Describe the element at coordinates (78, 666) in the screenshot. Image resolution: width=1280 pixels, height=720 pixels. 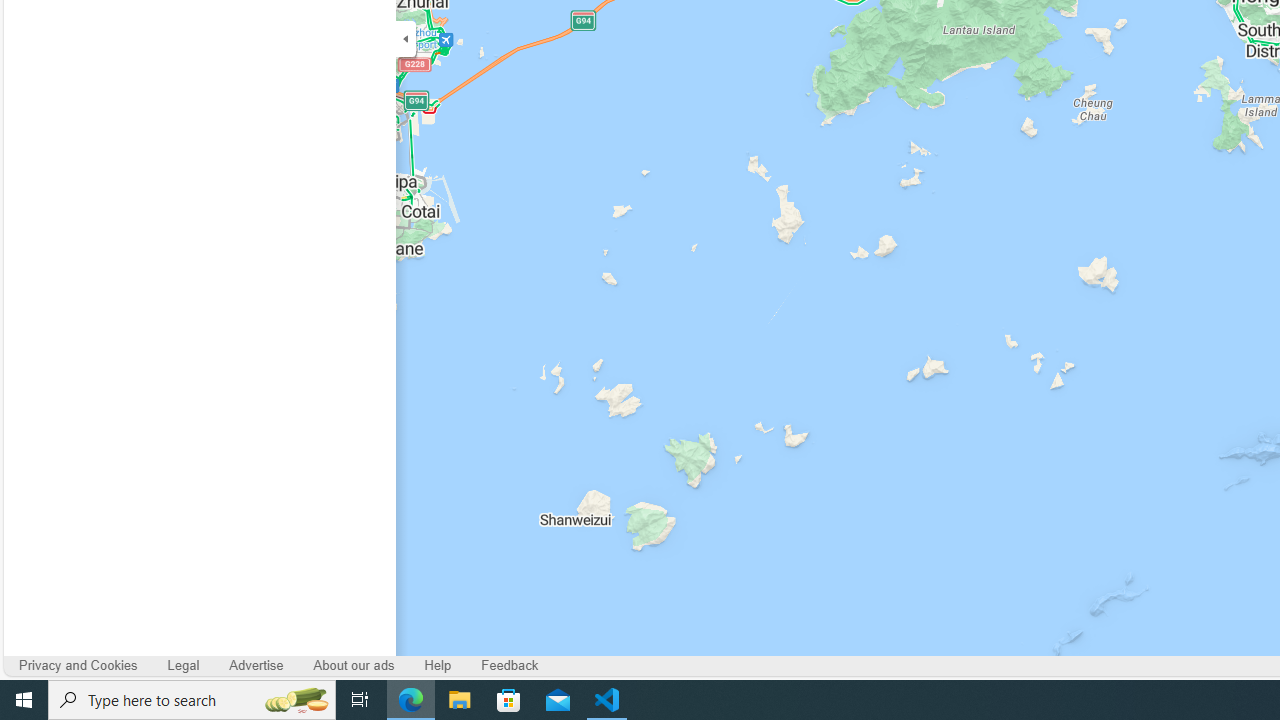
I see `'Privacy and Cookies'` at that location.